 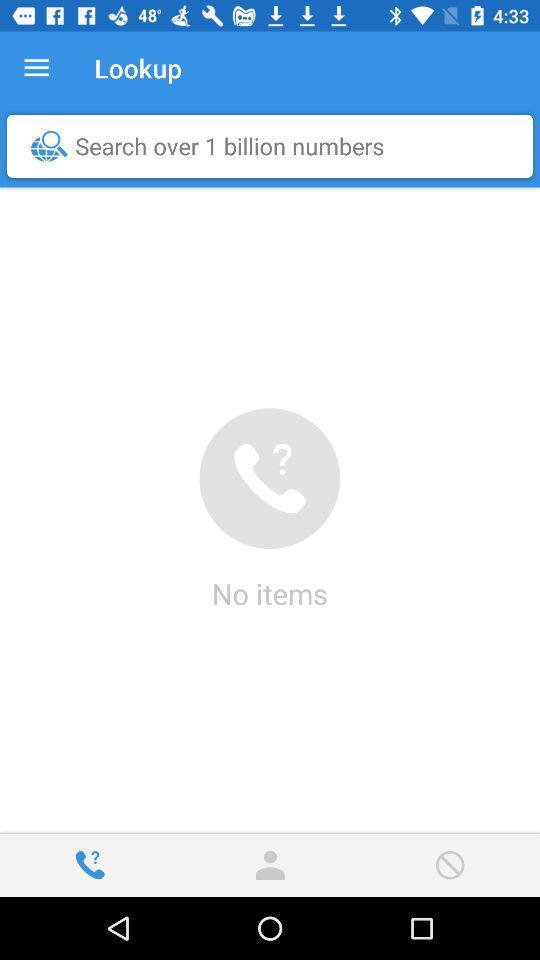 I want to click on search over 1 item, so click(x=274, y=145).